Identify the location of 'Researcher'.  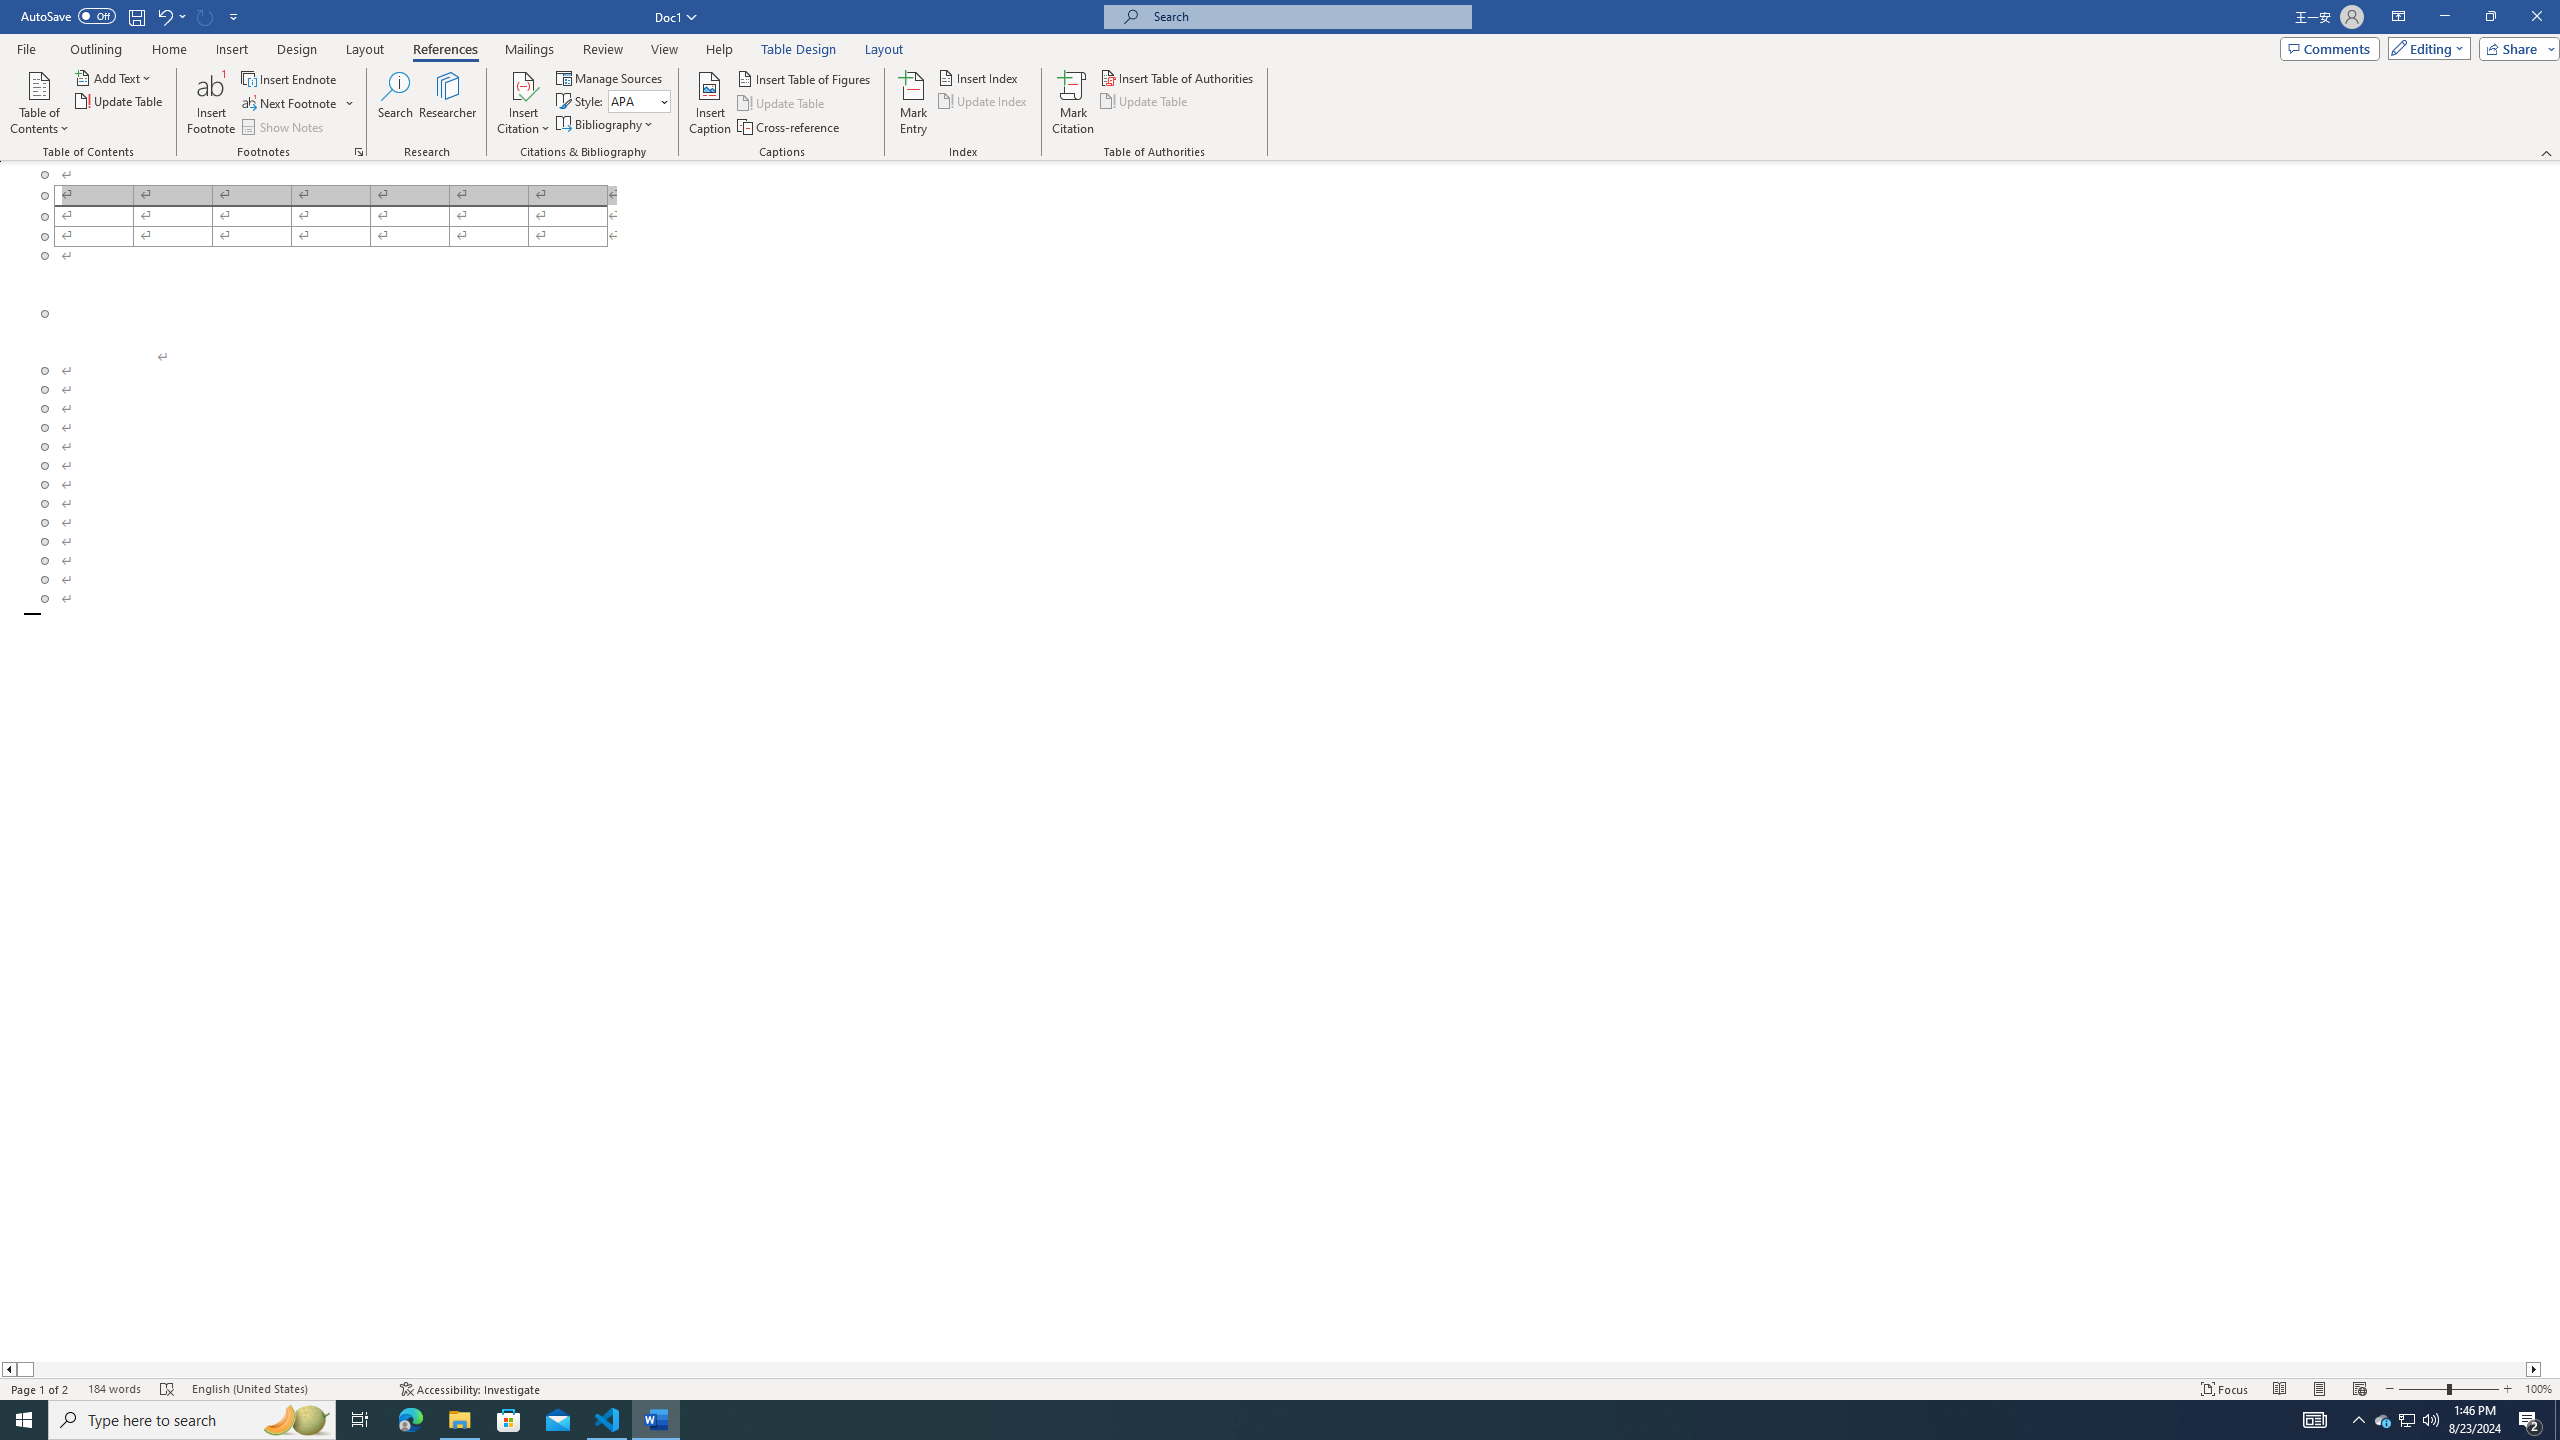
(448, 103).